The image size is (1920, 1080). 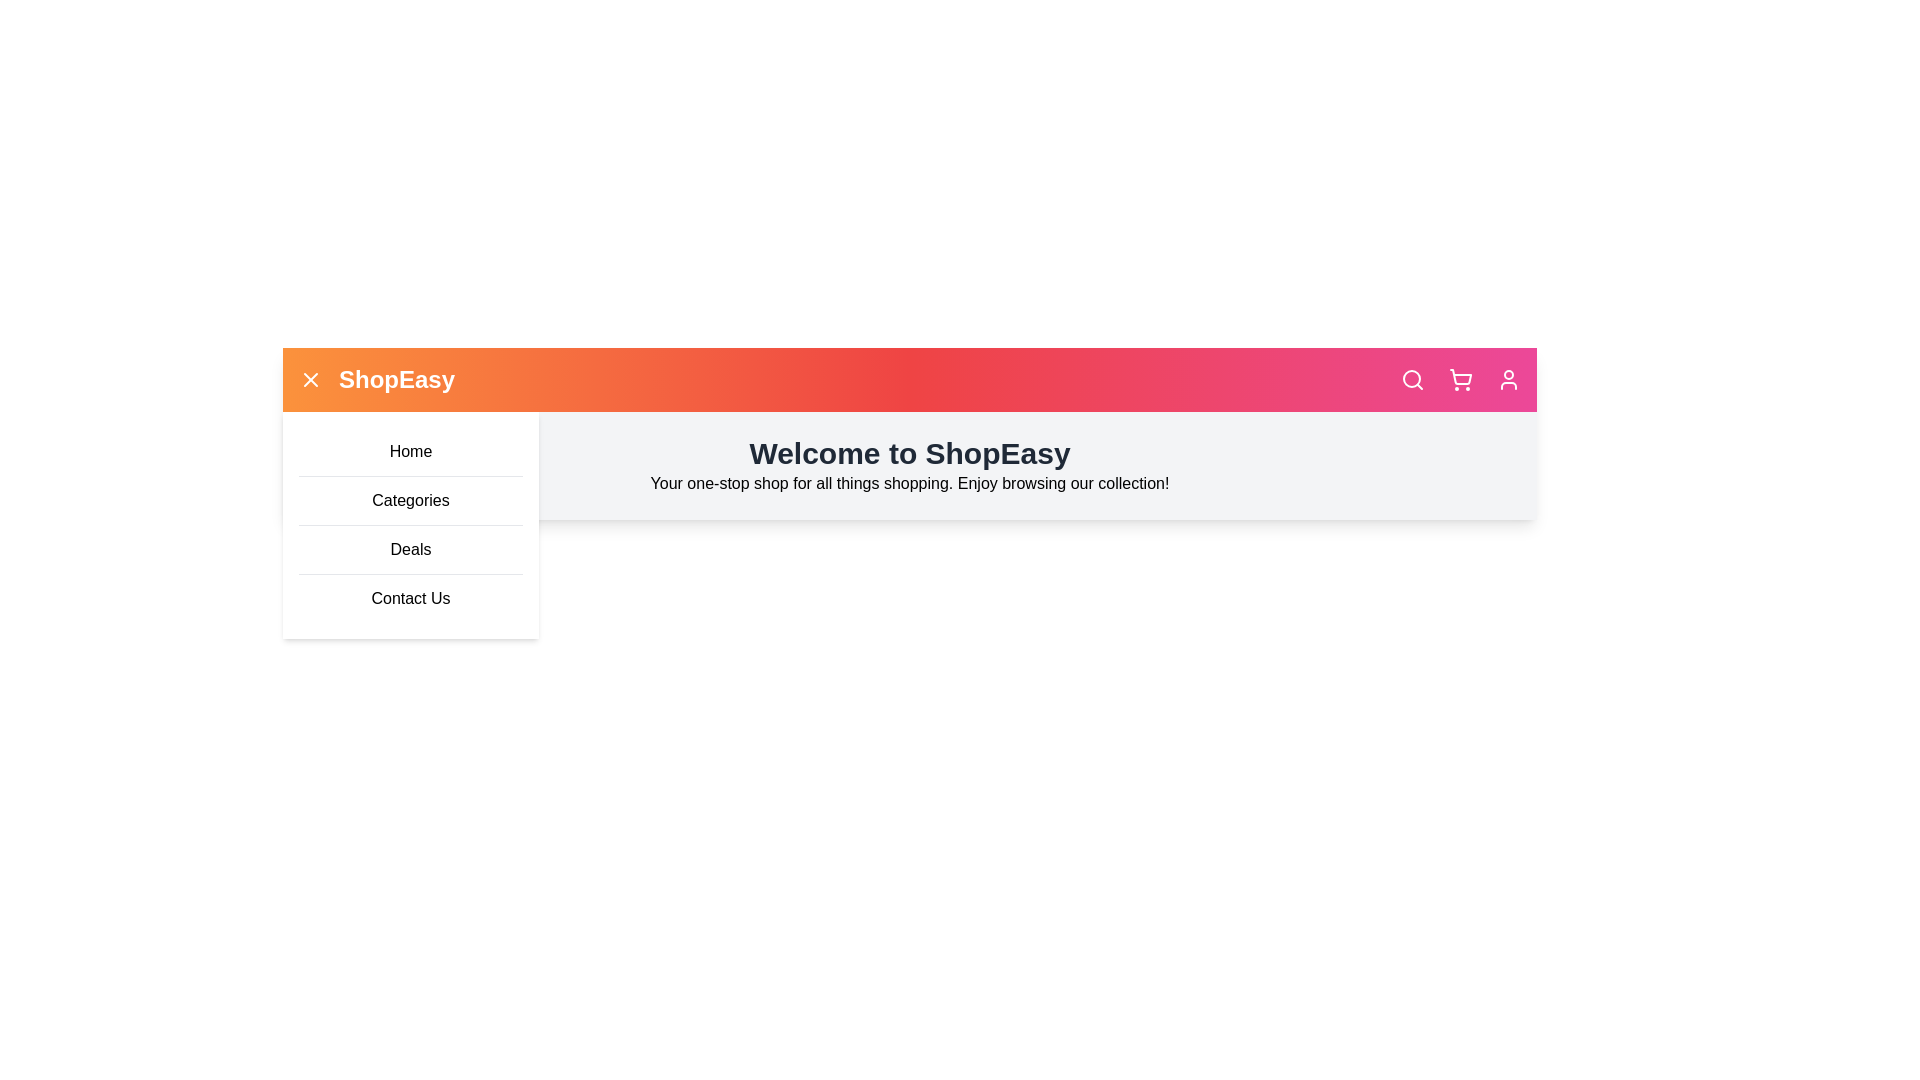 What do you see at coordinates (410, 499) in the screenshot?
I see `the 'Categories' hyperlink styled as a button in the vertical navigation menu` at bounding box center [410, 499].